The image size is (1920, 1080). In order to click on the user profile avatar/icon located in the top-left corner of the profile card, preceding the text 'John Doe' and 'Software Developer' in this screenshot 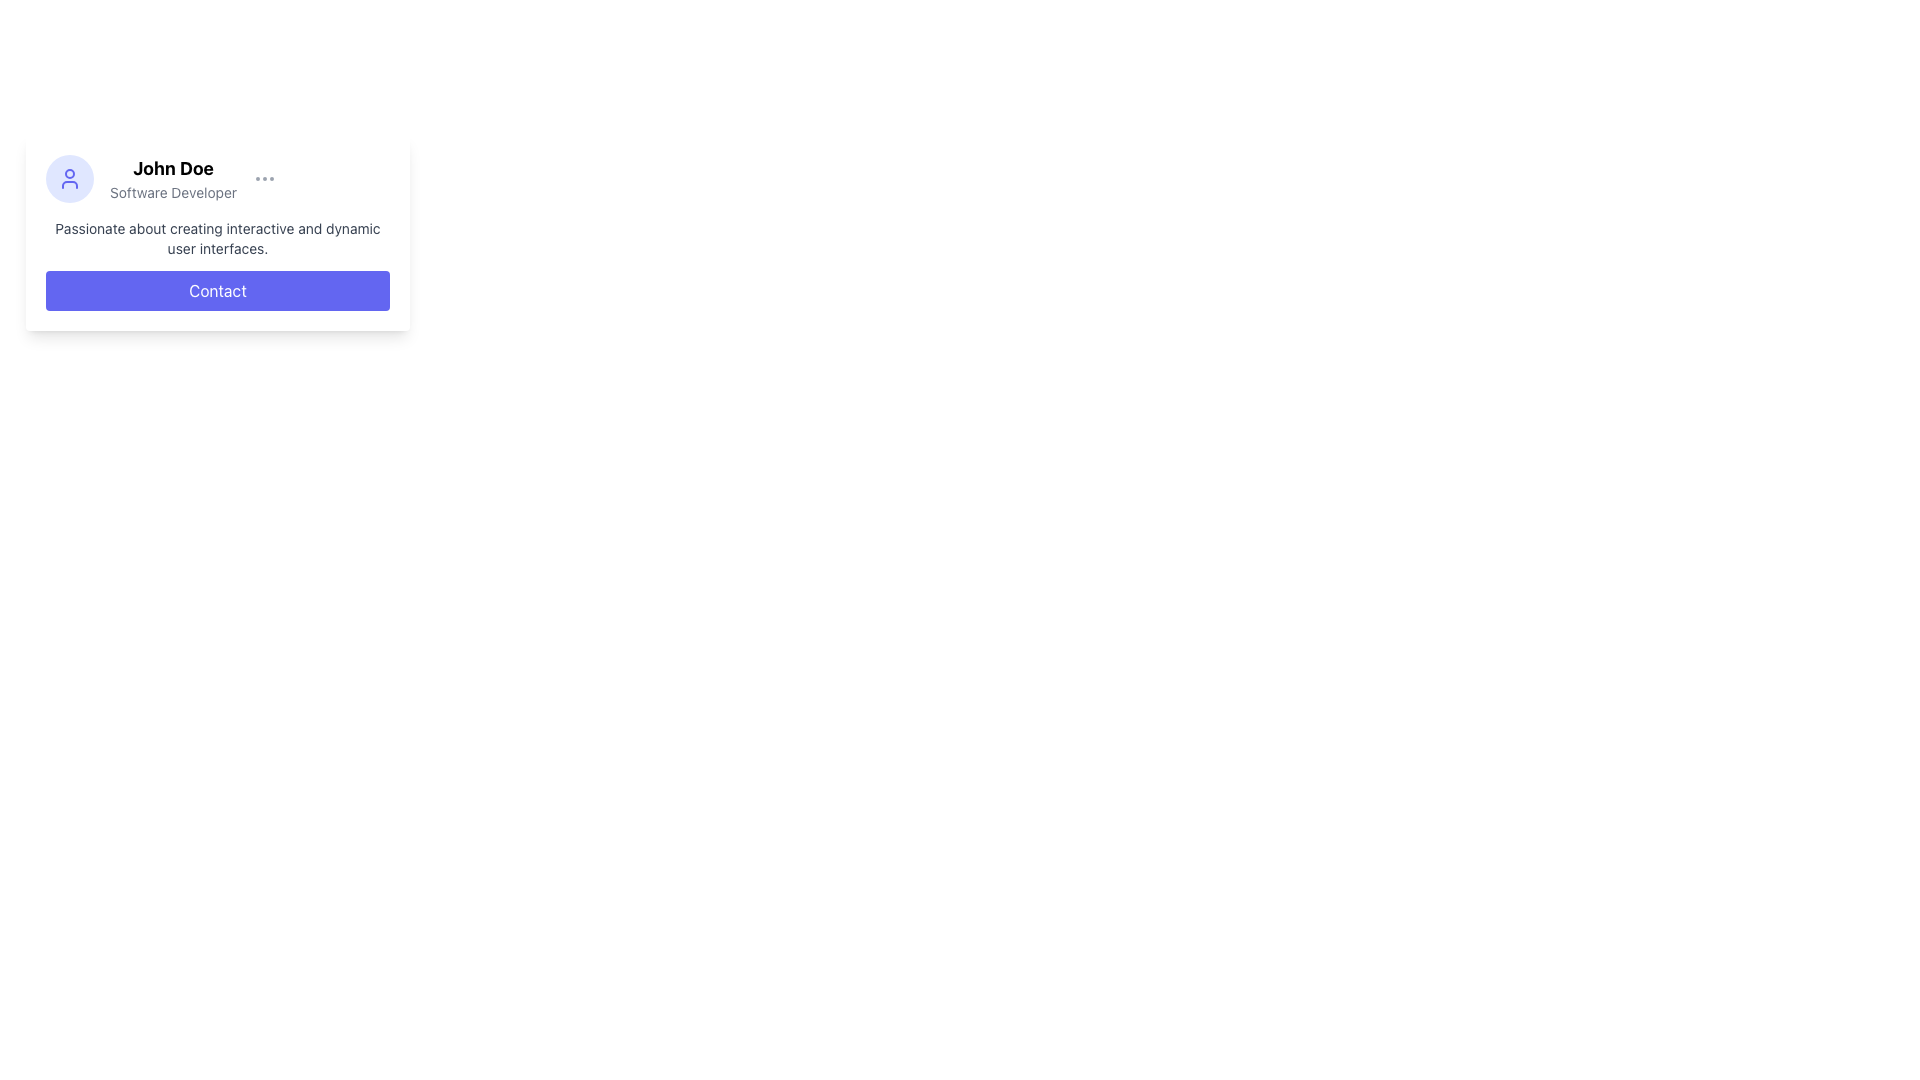, I will do `click(70, 177)`.